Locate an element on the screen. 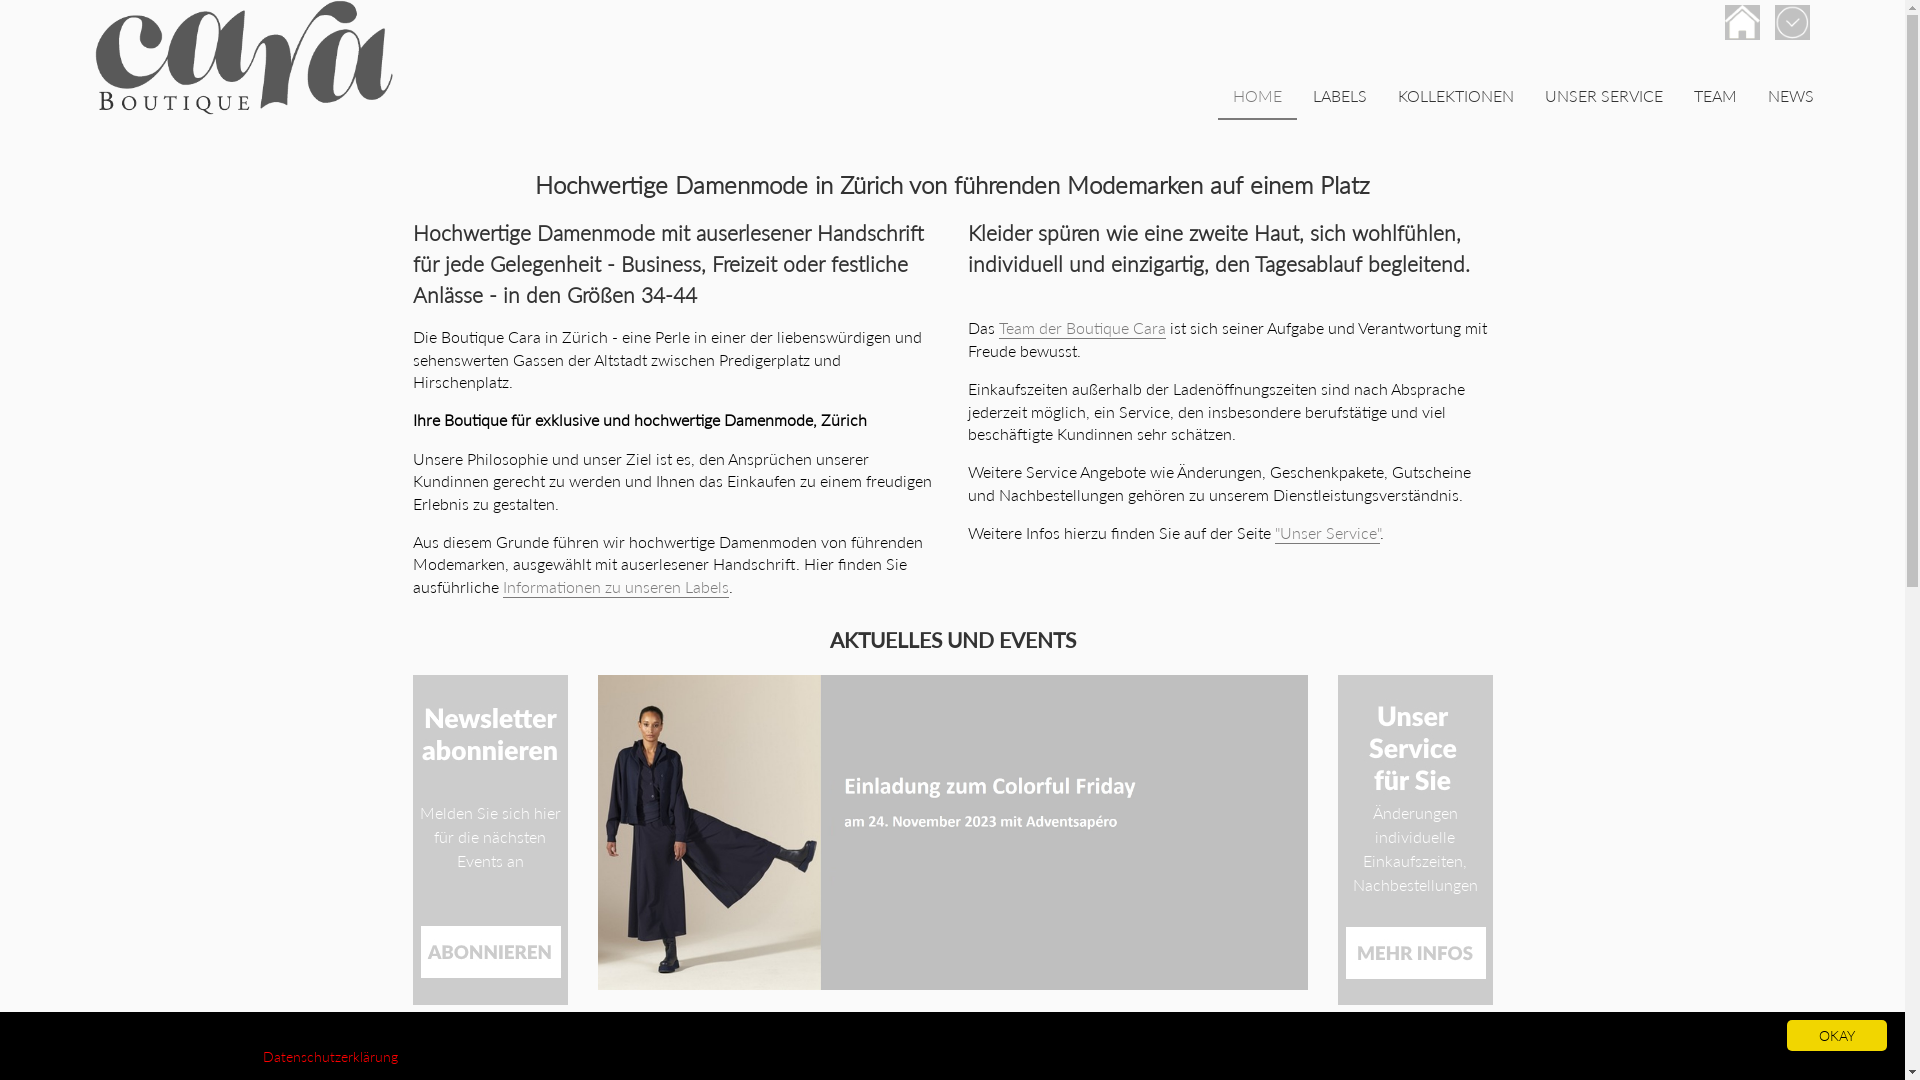 Image resolution: width=1920 pixels, height=1080 pixels. '"Unser Service"' is located at coordinates (1326, 532).